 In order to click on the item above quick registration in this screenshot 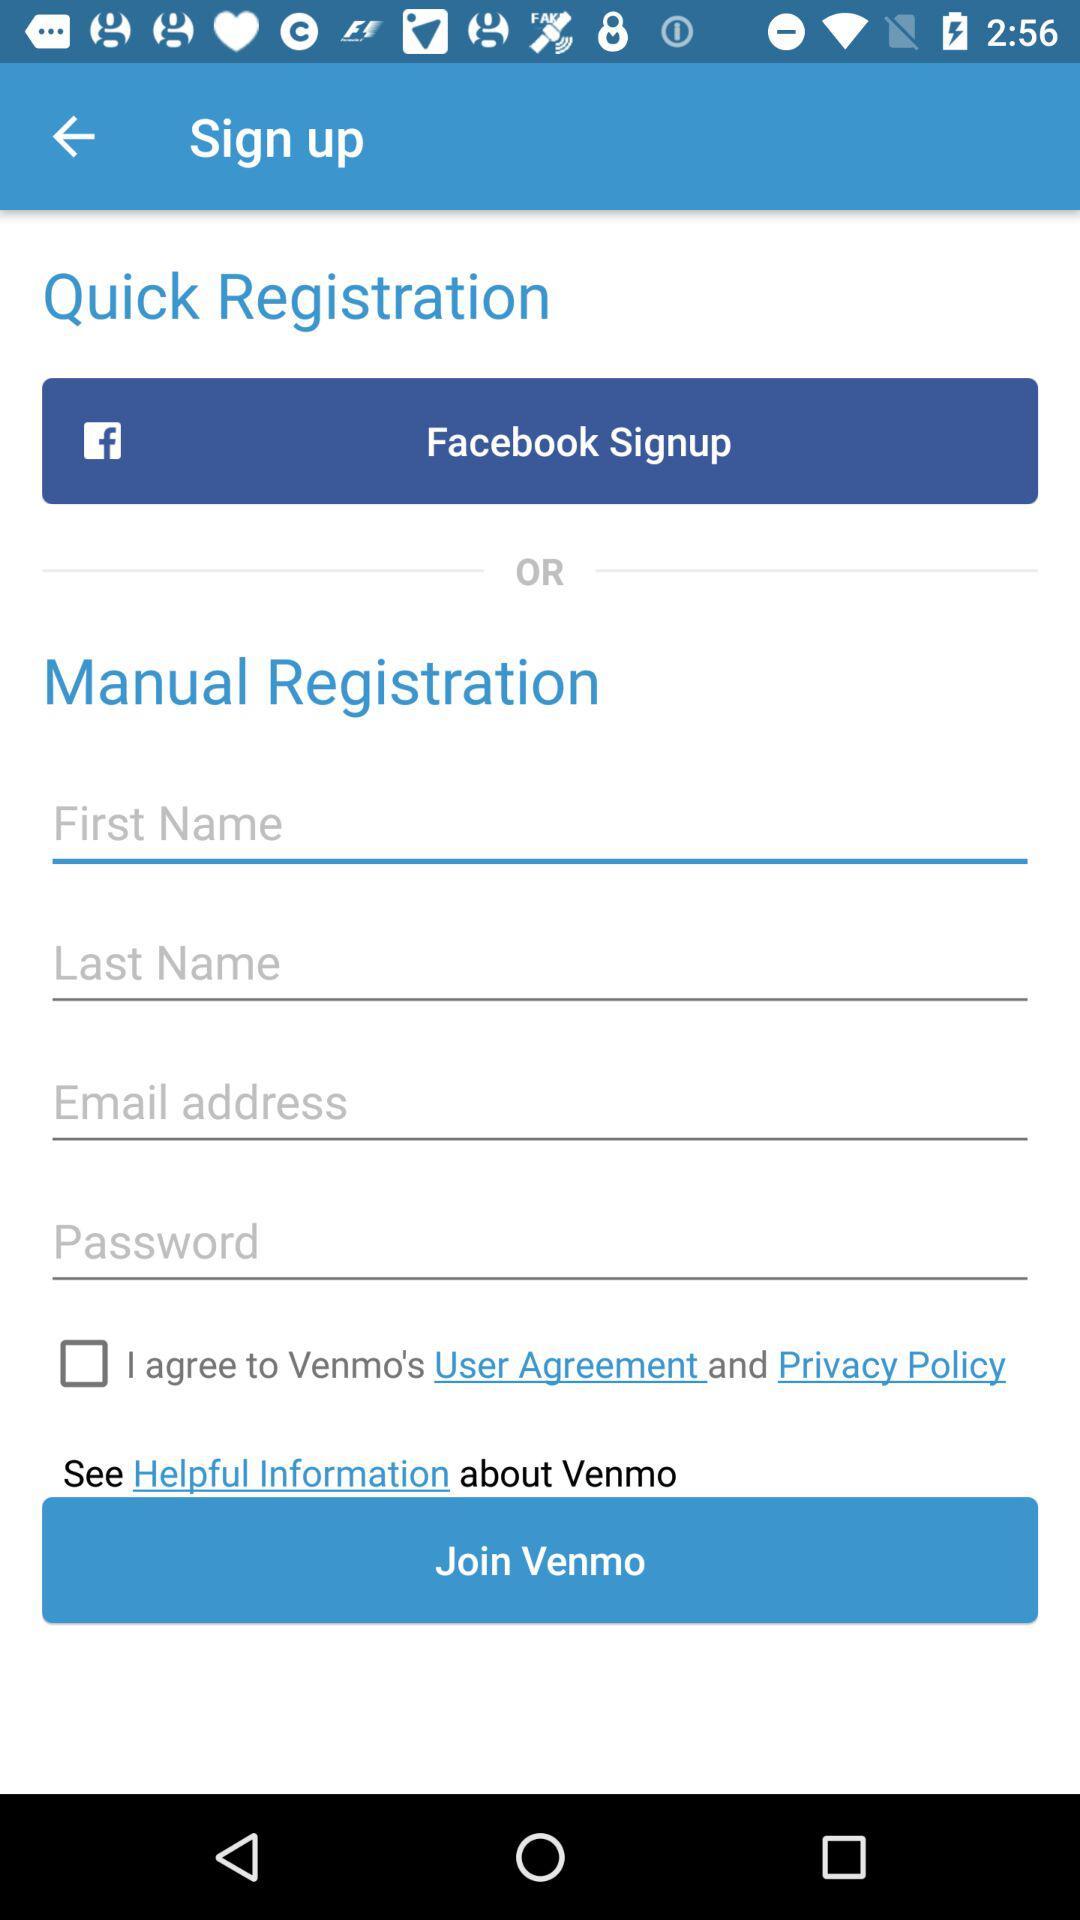, I will do `click(72, 135)`.